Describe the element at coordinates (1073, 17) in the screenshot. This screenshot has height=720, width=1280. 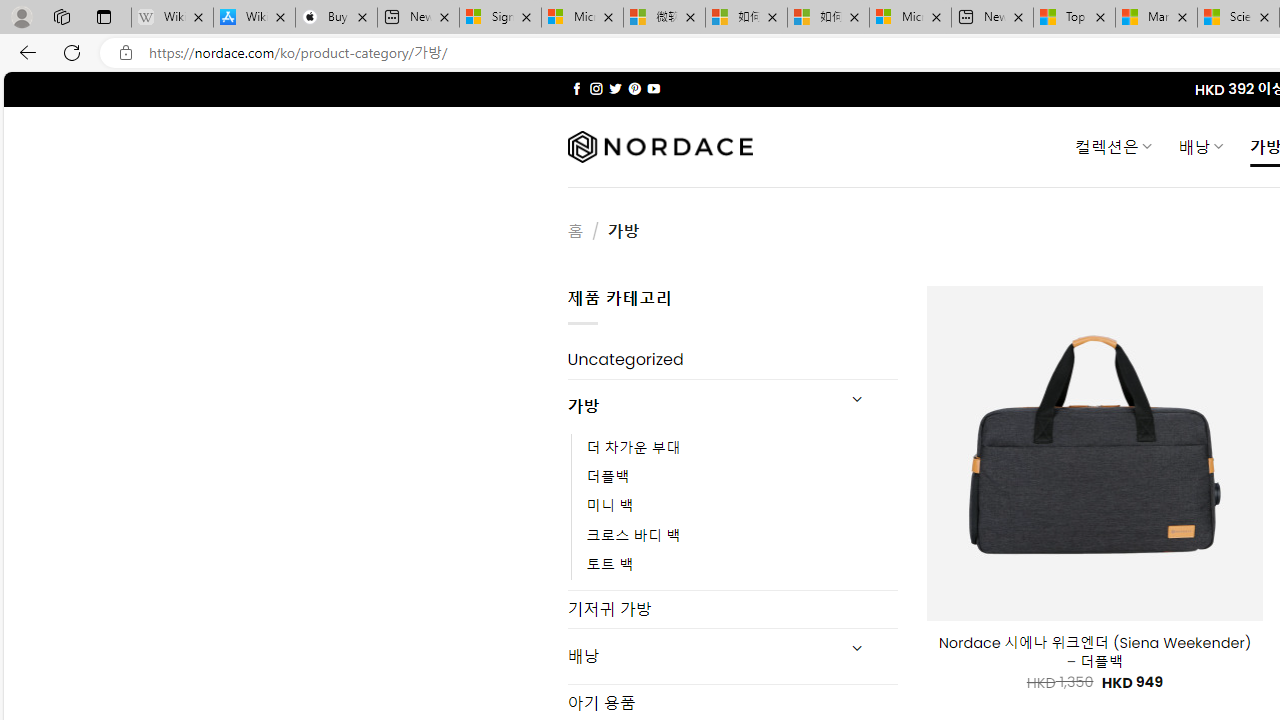
I see `'Top Stories - MSN'` at that location.